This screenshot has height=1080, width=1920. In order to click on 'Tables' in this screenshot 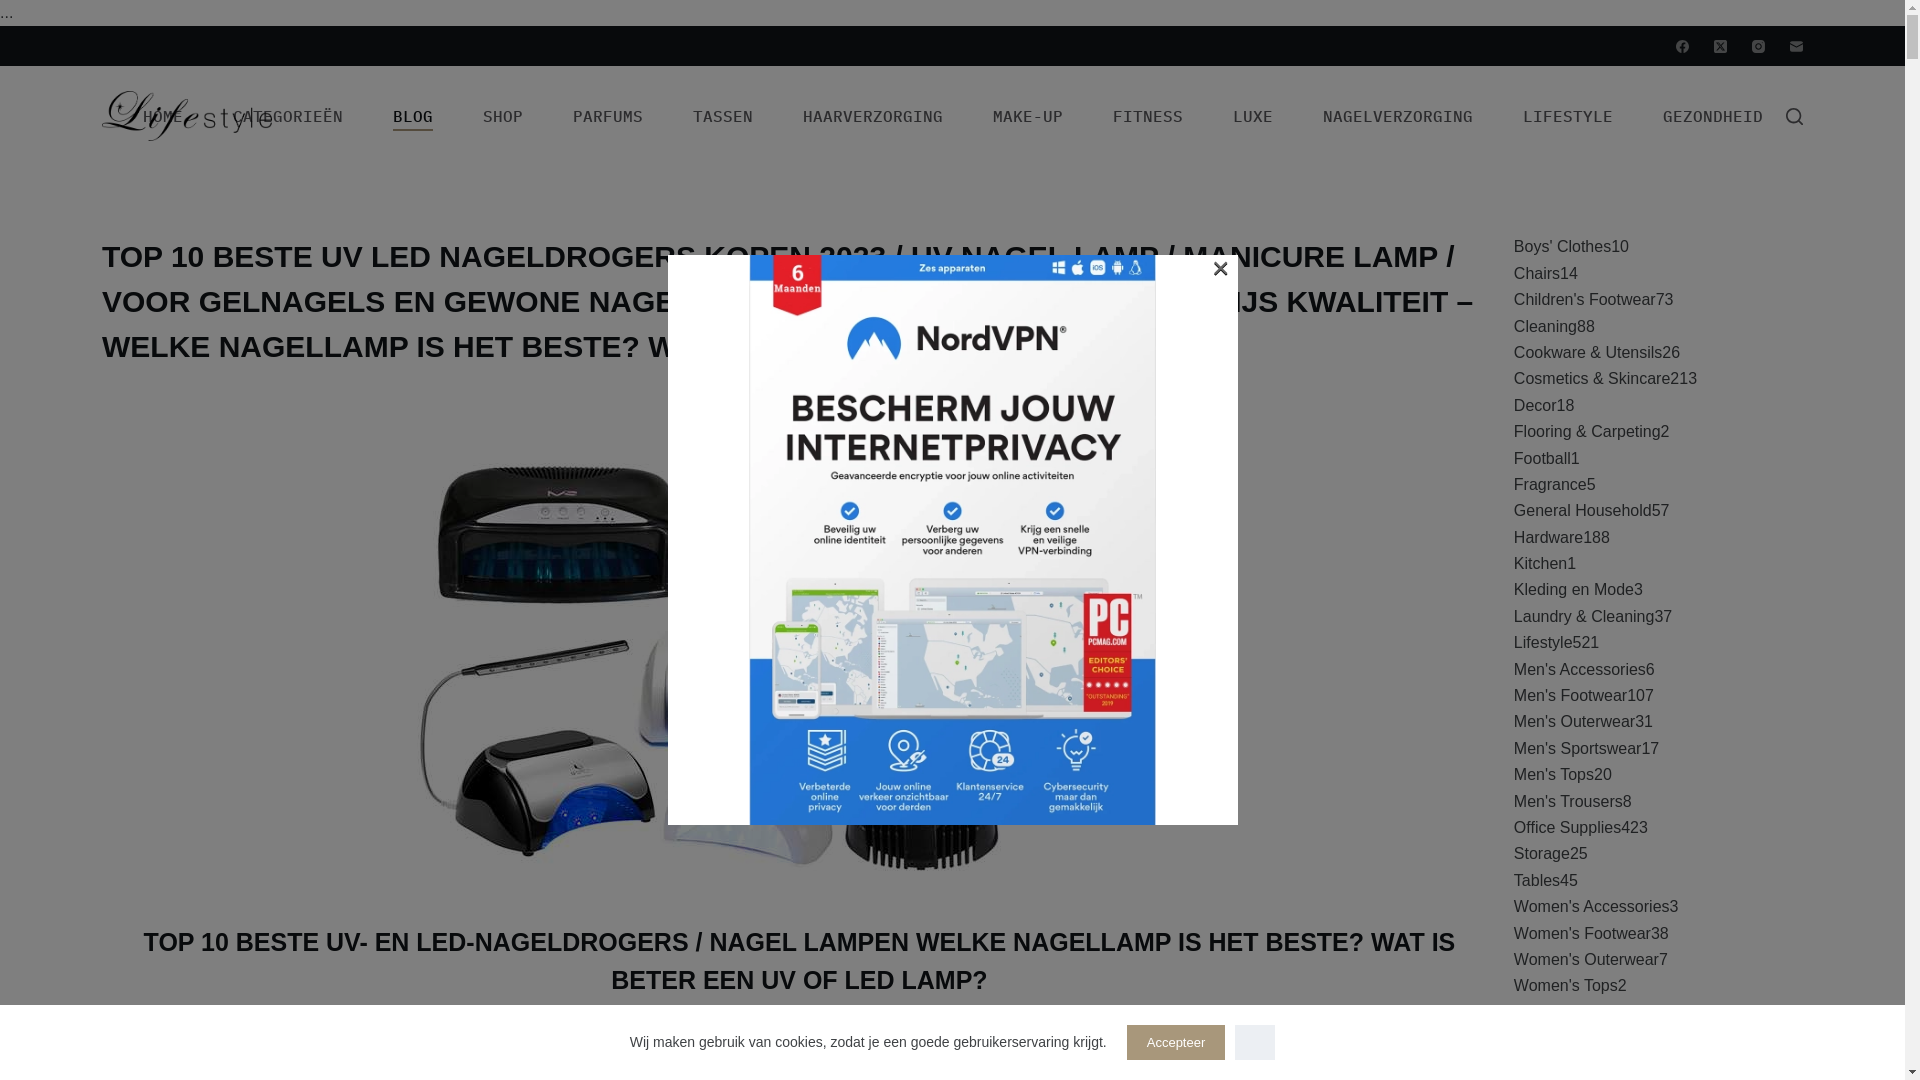, I will do `click(1535, 879)`.